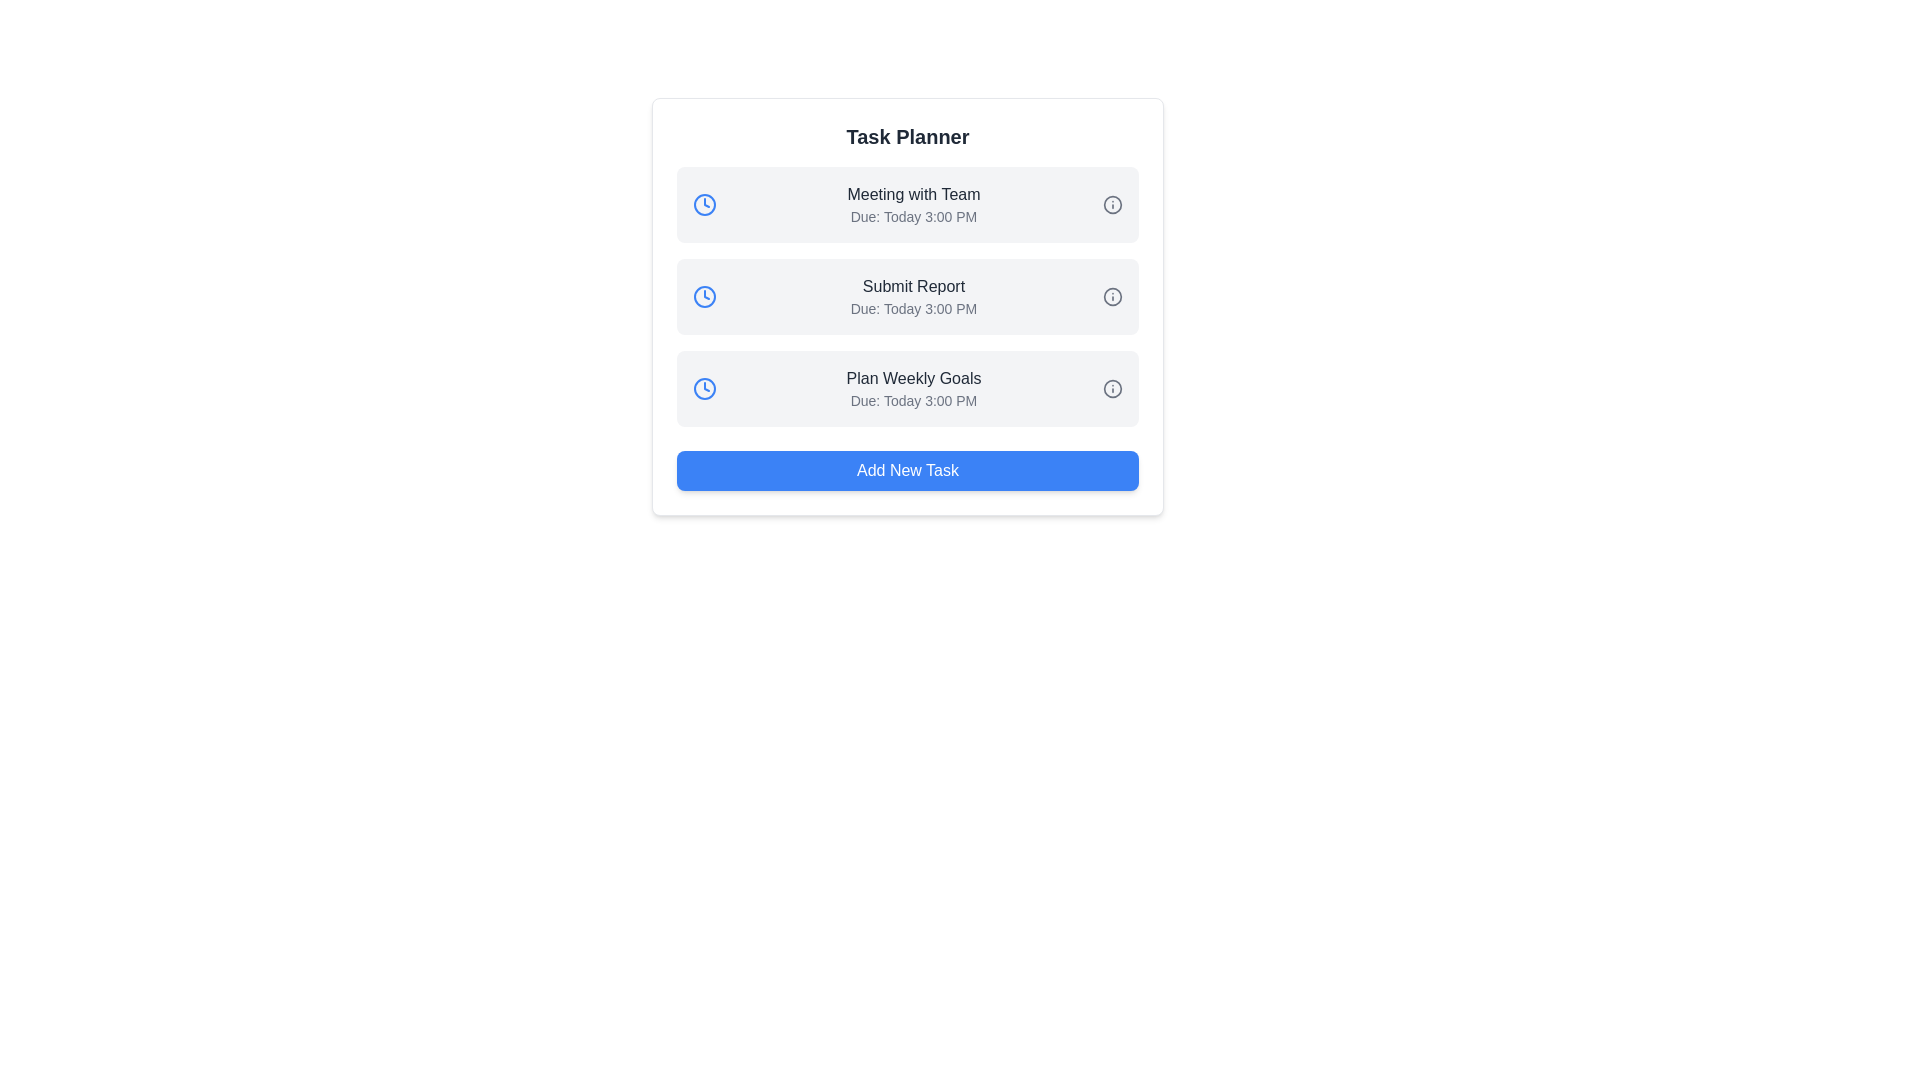 The height and width of the screenshot is (1080, 1920). What do you see at coordinates (912, 204) in the screenshot?
I see `the informational text block titled 'Meeting with Team' which displays the due date 'Due: Today 3:00 PM' and is located in the center-right of the first task card in the 'Task Planner' list` at bounding box center [912, 204].